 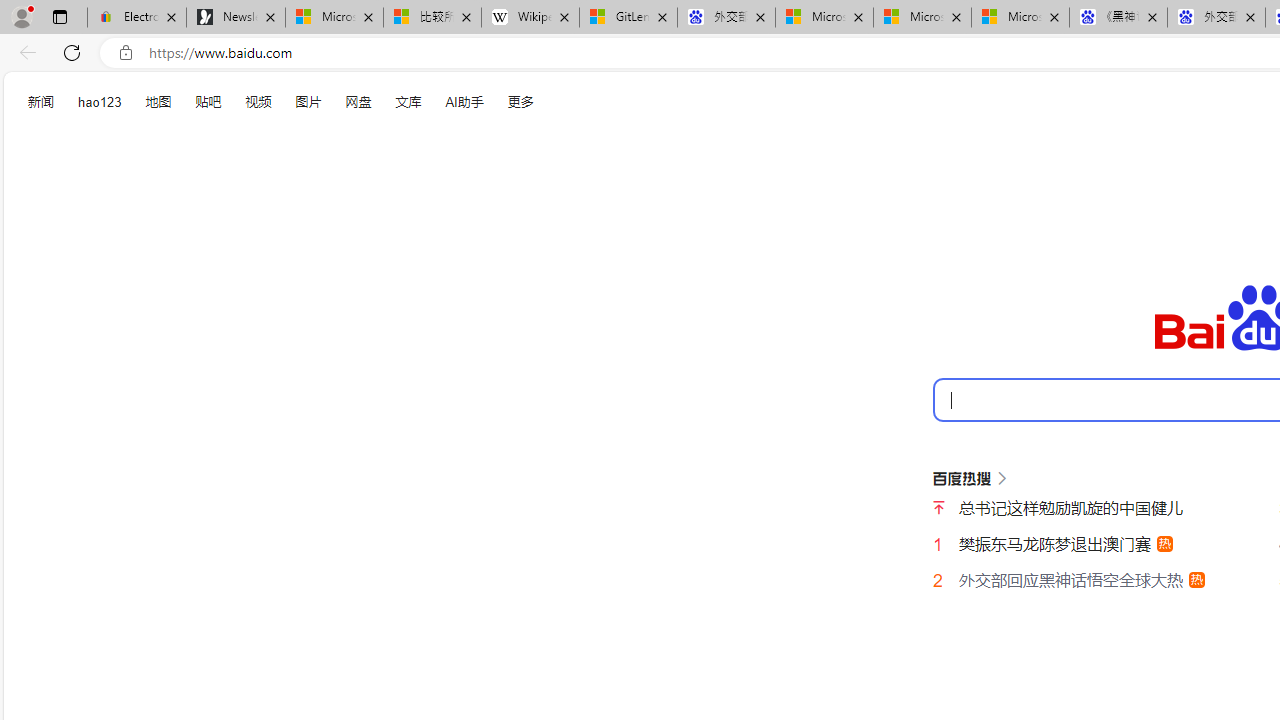 What do you see at coordinates (98, 102) in the screenshot?
I see `'hao123'` at bounding box center [98, 102].